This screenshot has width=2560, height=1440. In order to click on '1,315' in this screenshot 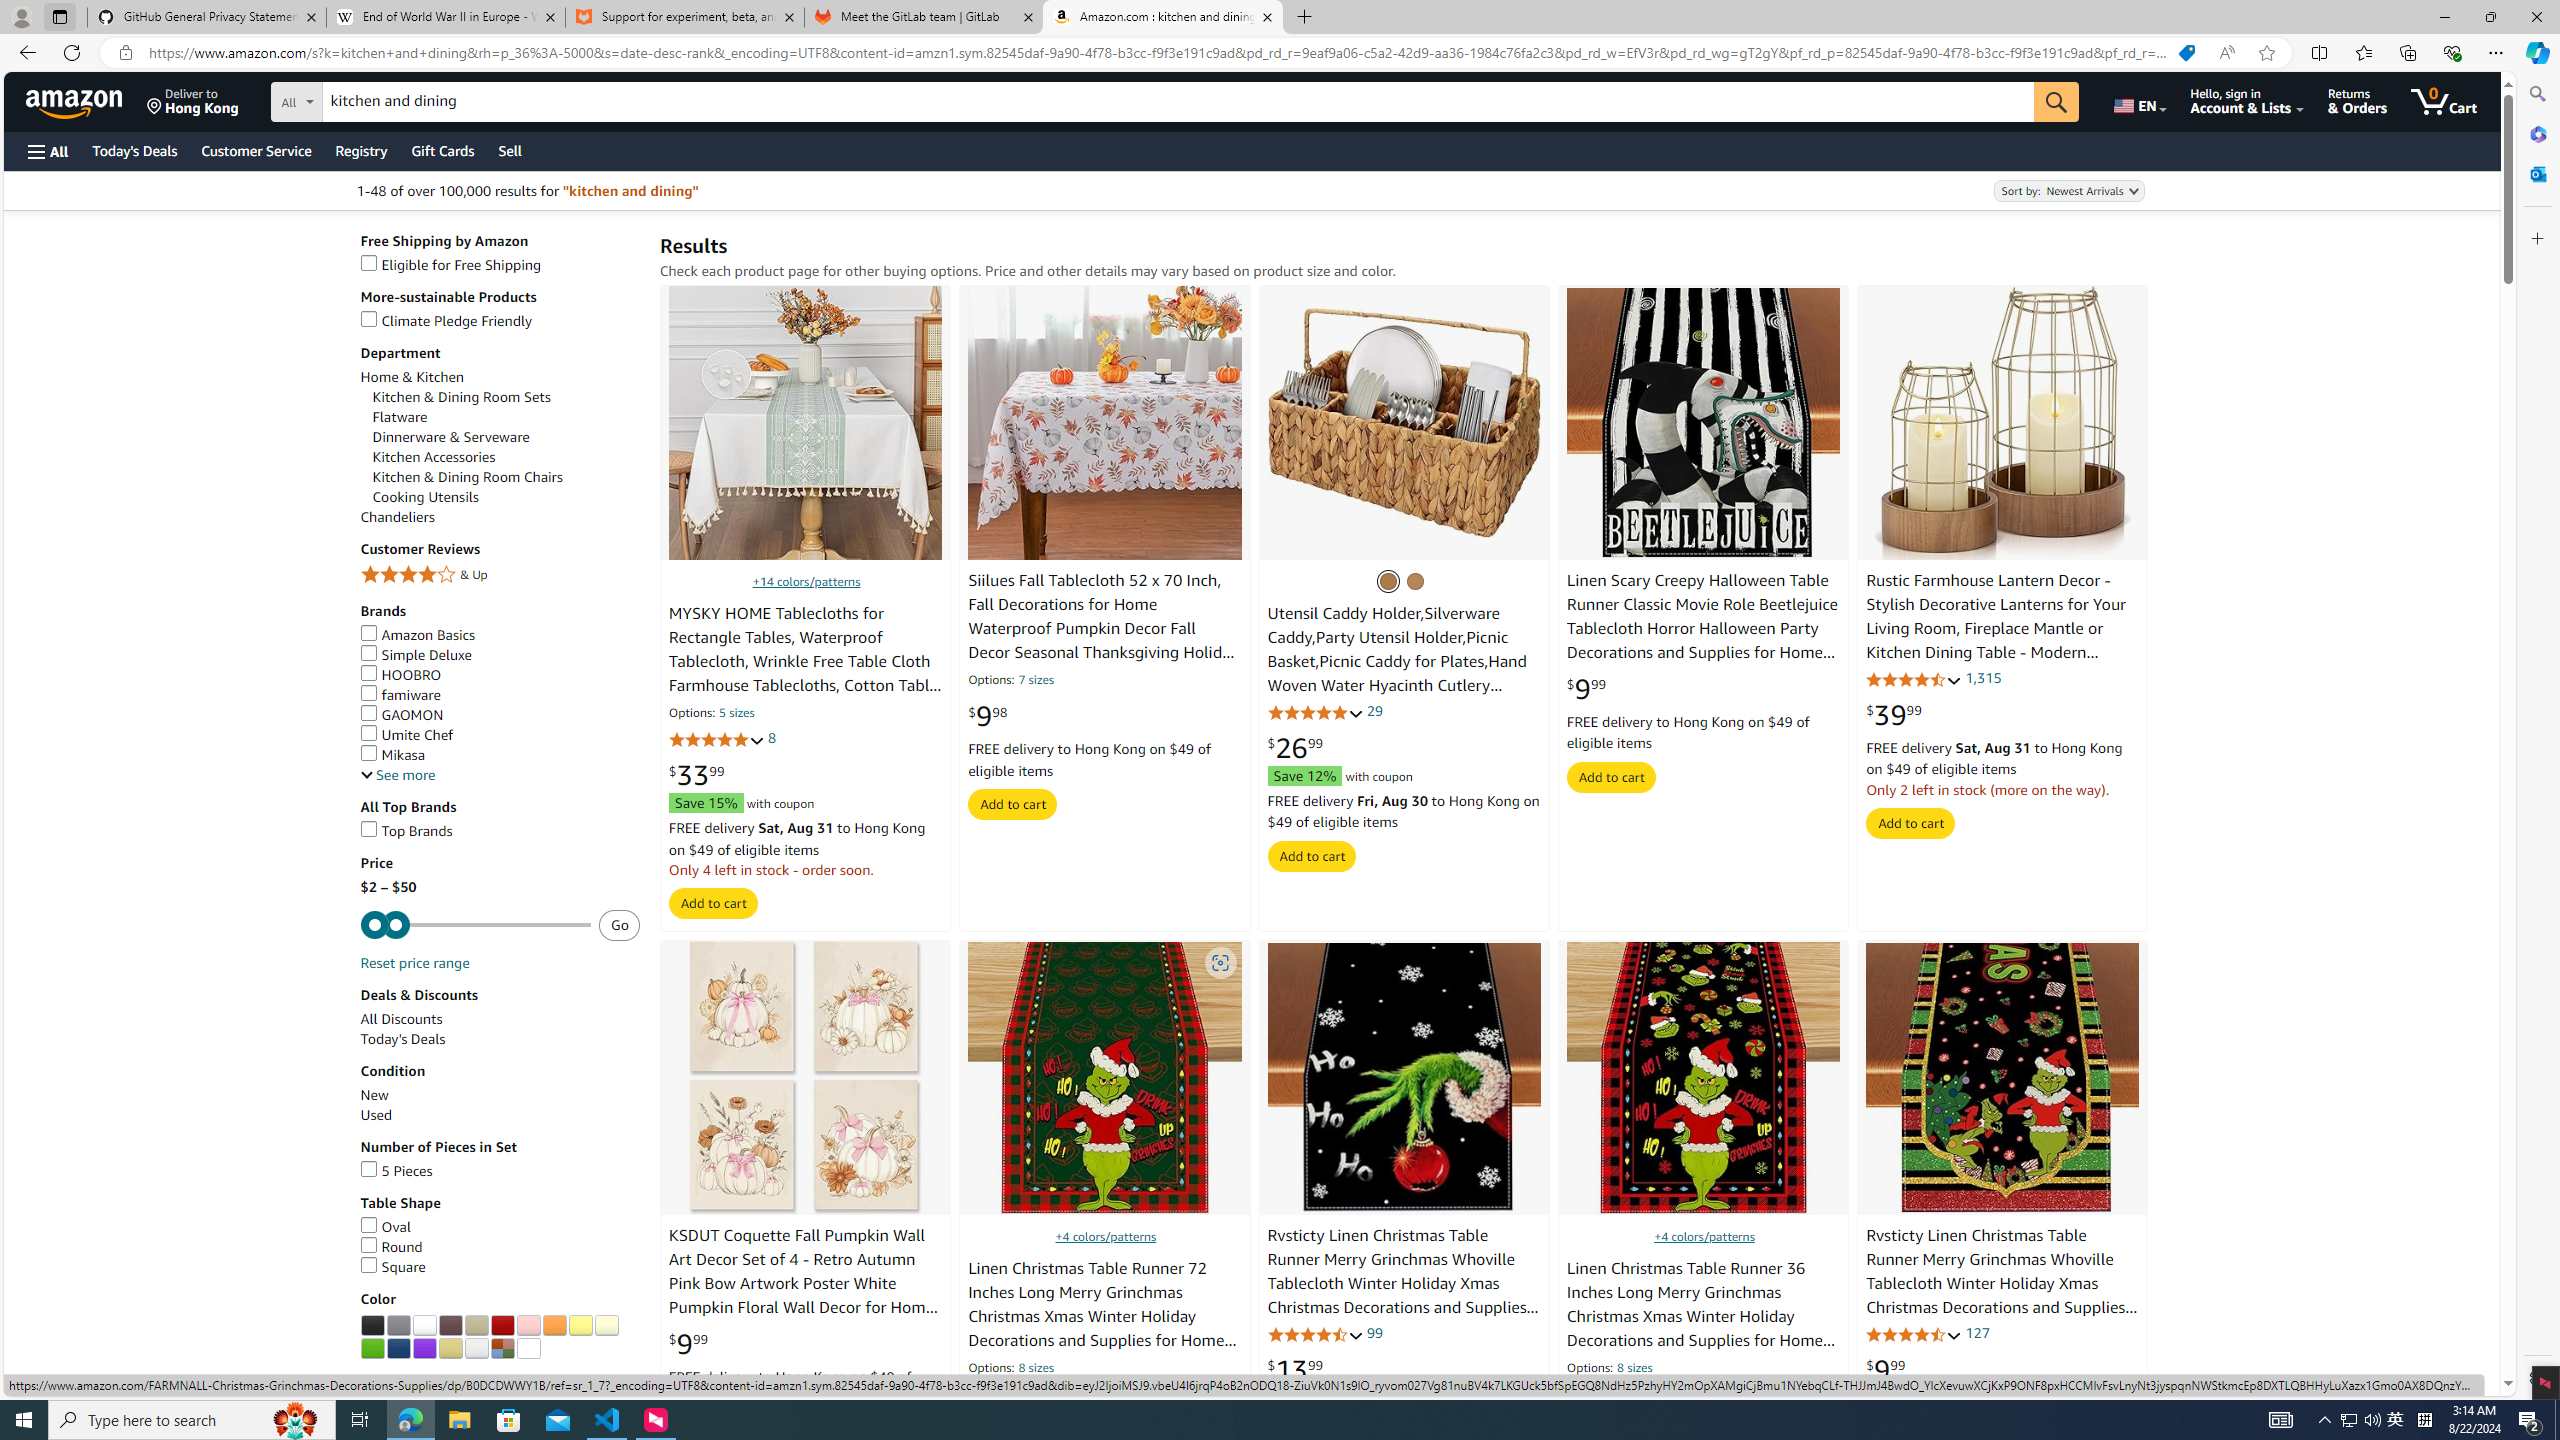, I will do `click(1984, 677)`.